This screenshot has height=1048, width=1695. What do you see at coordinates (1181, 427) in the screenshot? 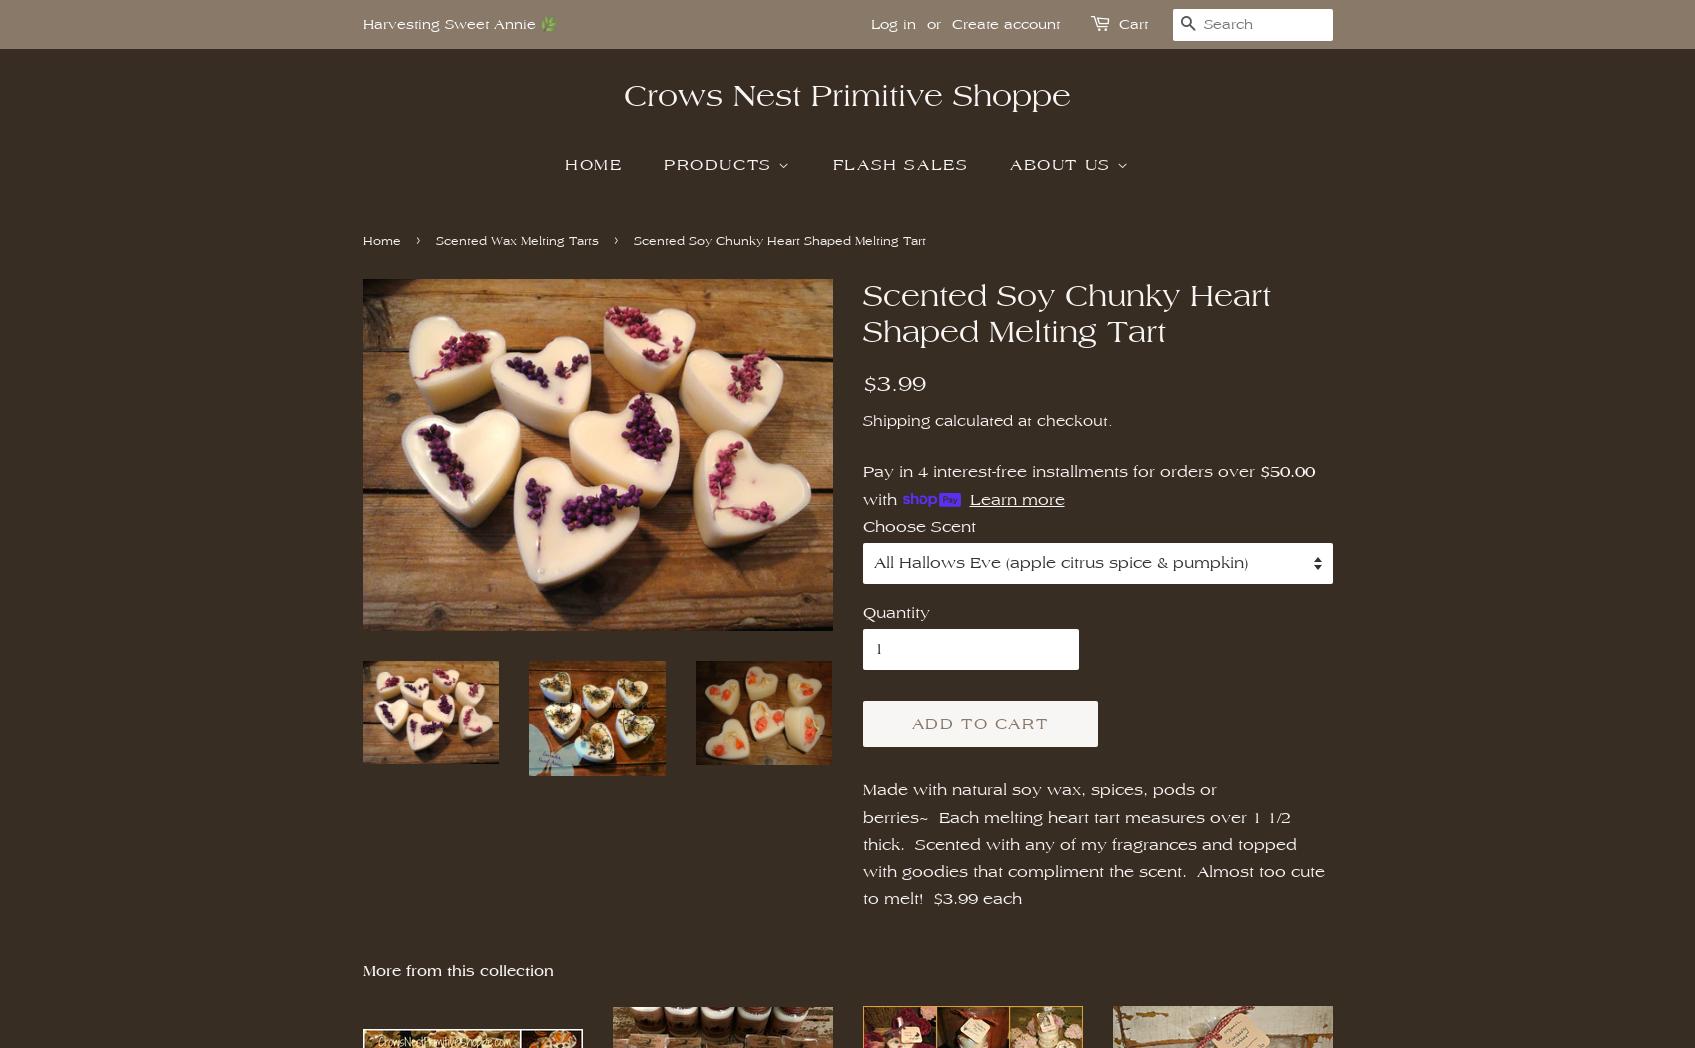
I see `'Dried Herbs & Bunches'` at bounding box center [1181, 427].